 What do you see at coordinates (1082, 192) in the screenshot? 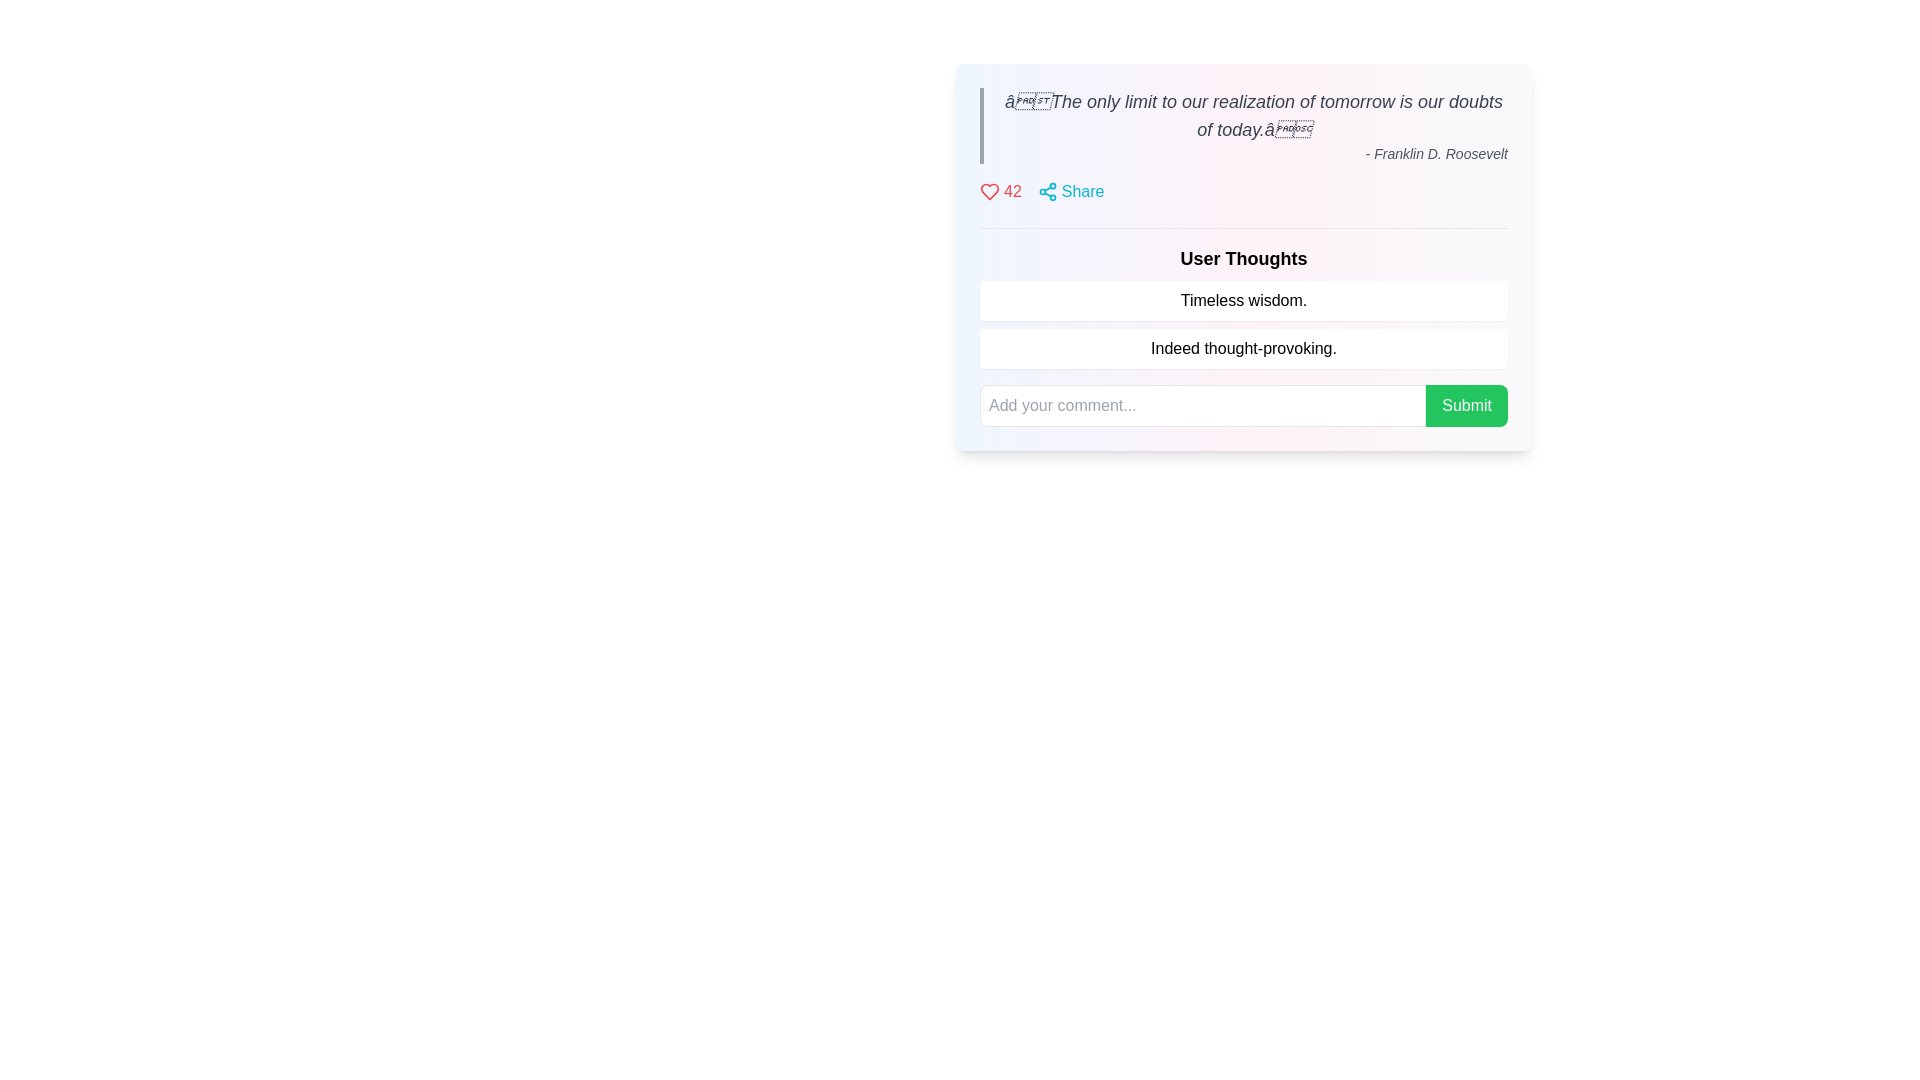
I see `the 'Share' text label, which is styled with a cyan font color and is positioned inline with a share icon` at bounding box center [1082, 192].